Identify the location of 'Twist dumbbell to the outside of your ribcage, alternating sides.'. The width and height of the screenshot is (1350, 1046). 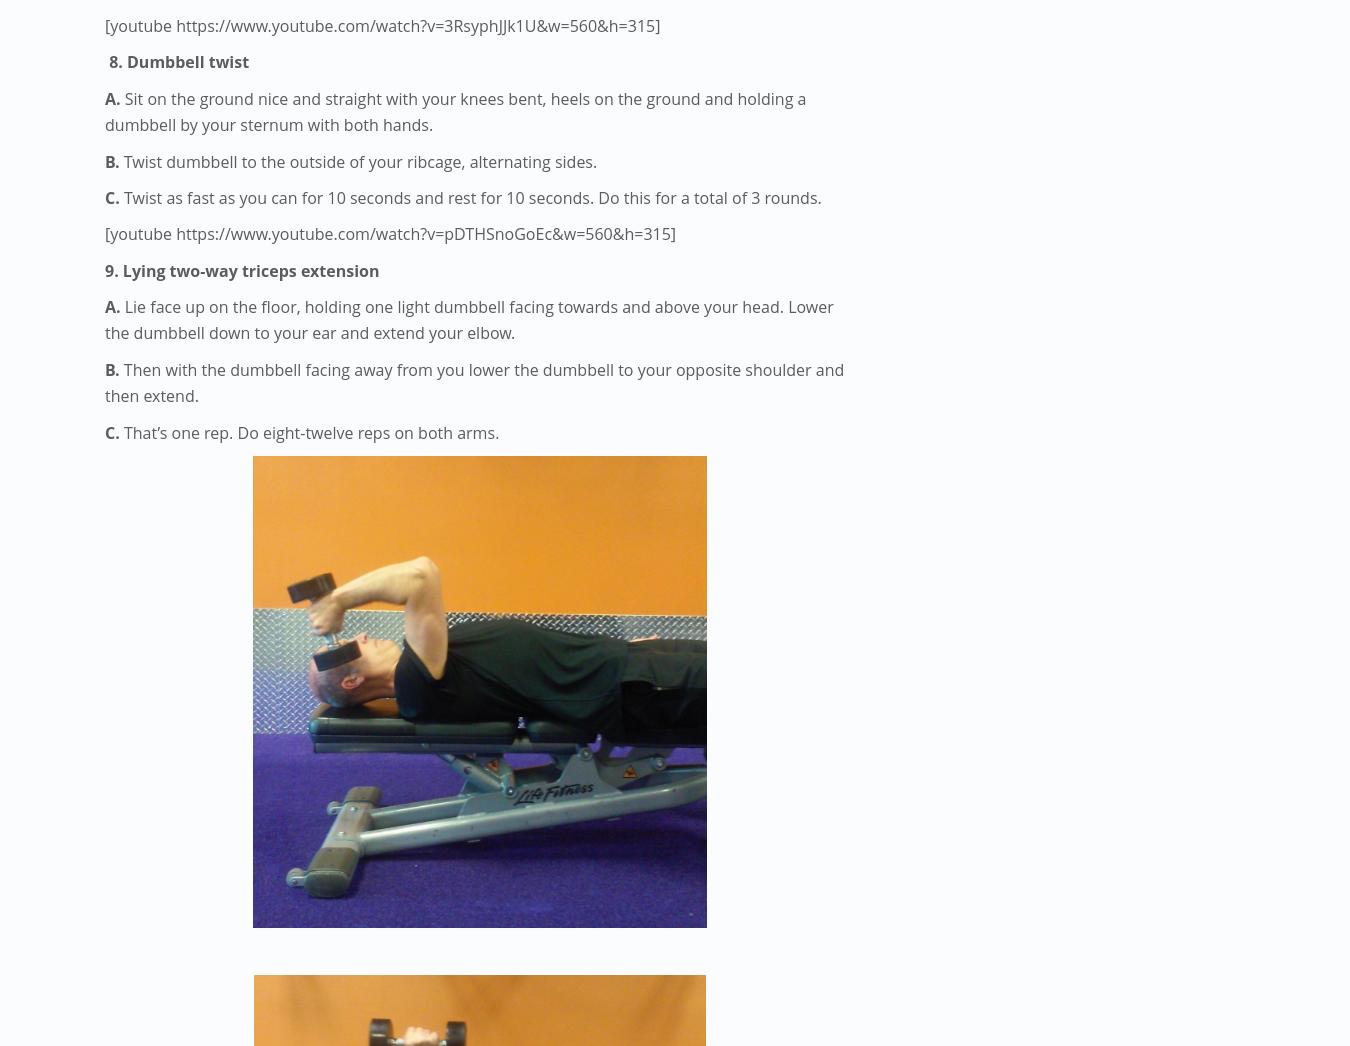
(360, 160).